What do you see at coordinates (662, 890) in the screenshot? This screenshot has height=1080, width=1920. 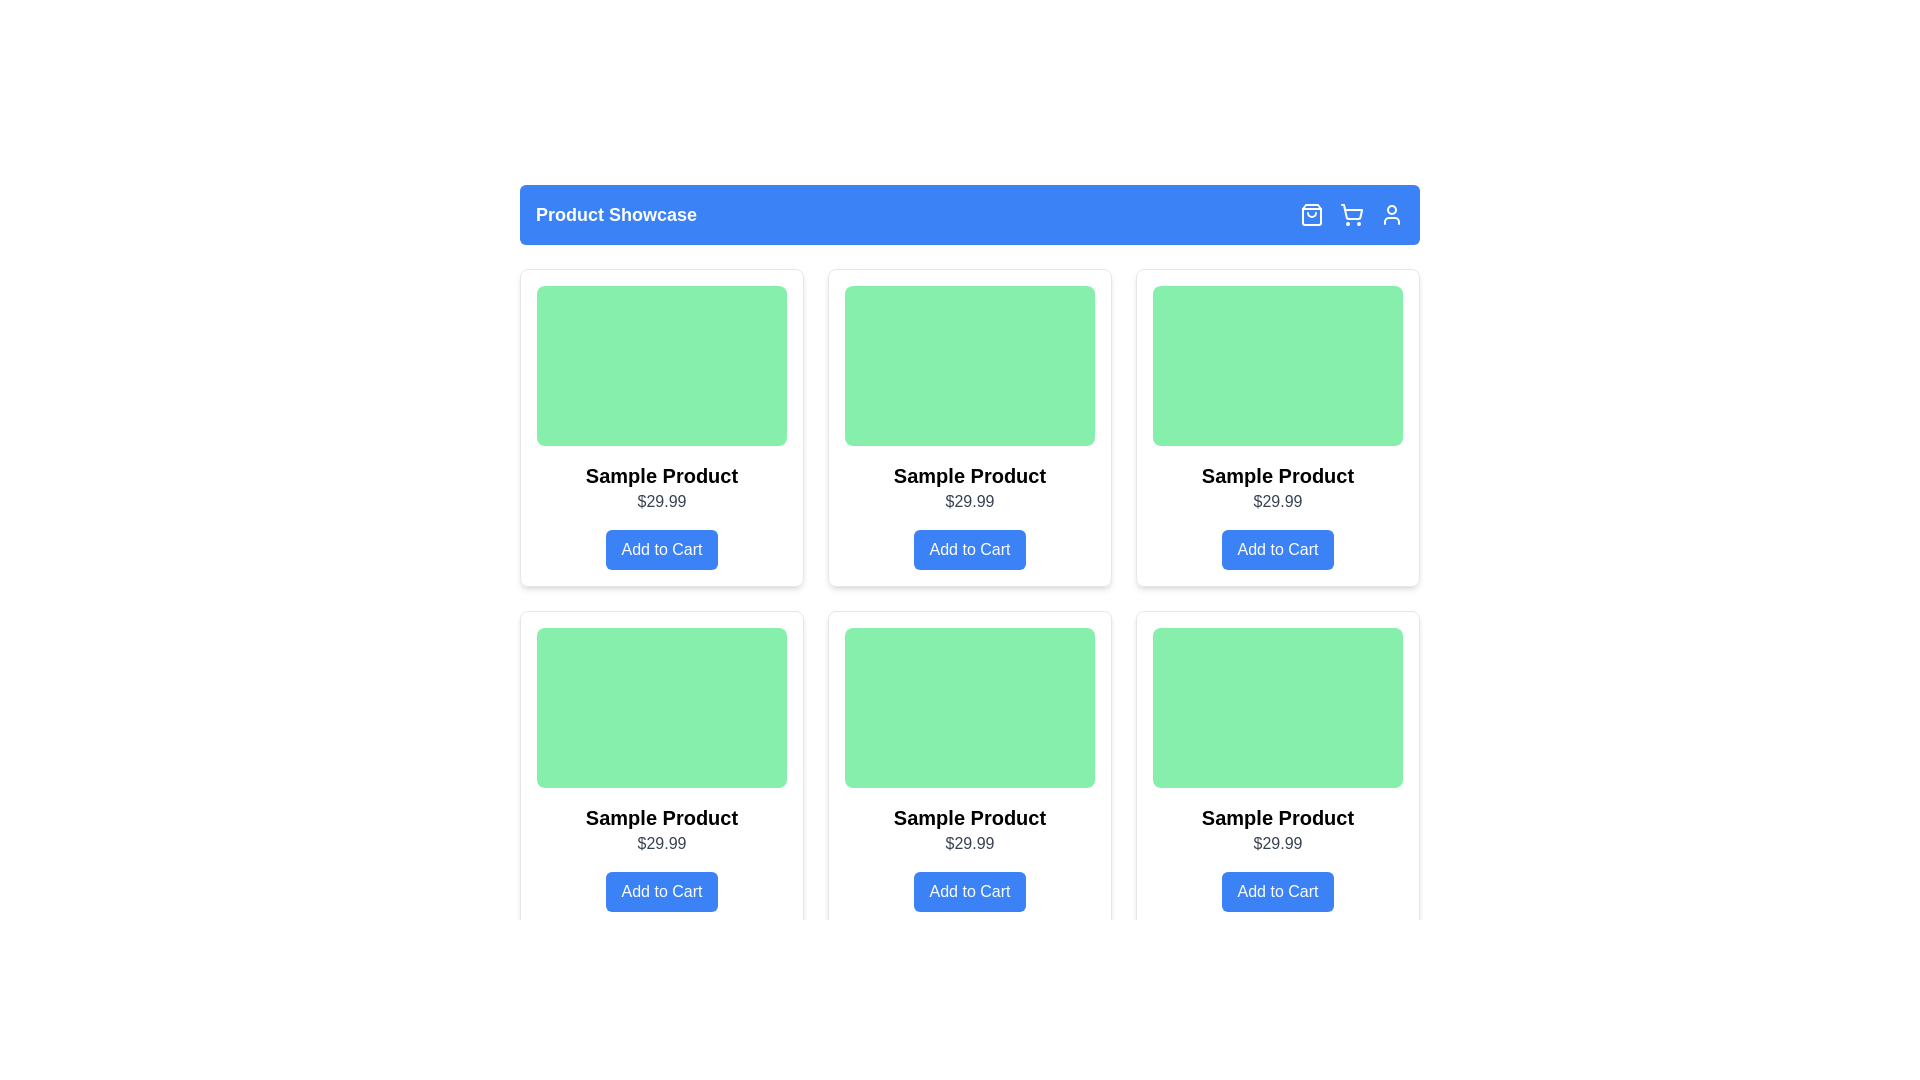 I see `the 'Add to Cart' button located at the bottom of the 'Sample Product' card in the three-column grid layout and focus on it using keyboard navigation` at bounding box center [662, 890].